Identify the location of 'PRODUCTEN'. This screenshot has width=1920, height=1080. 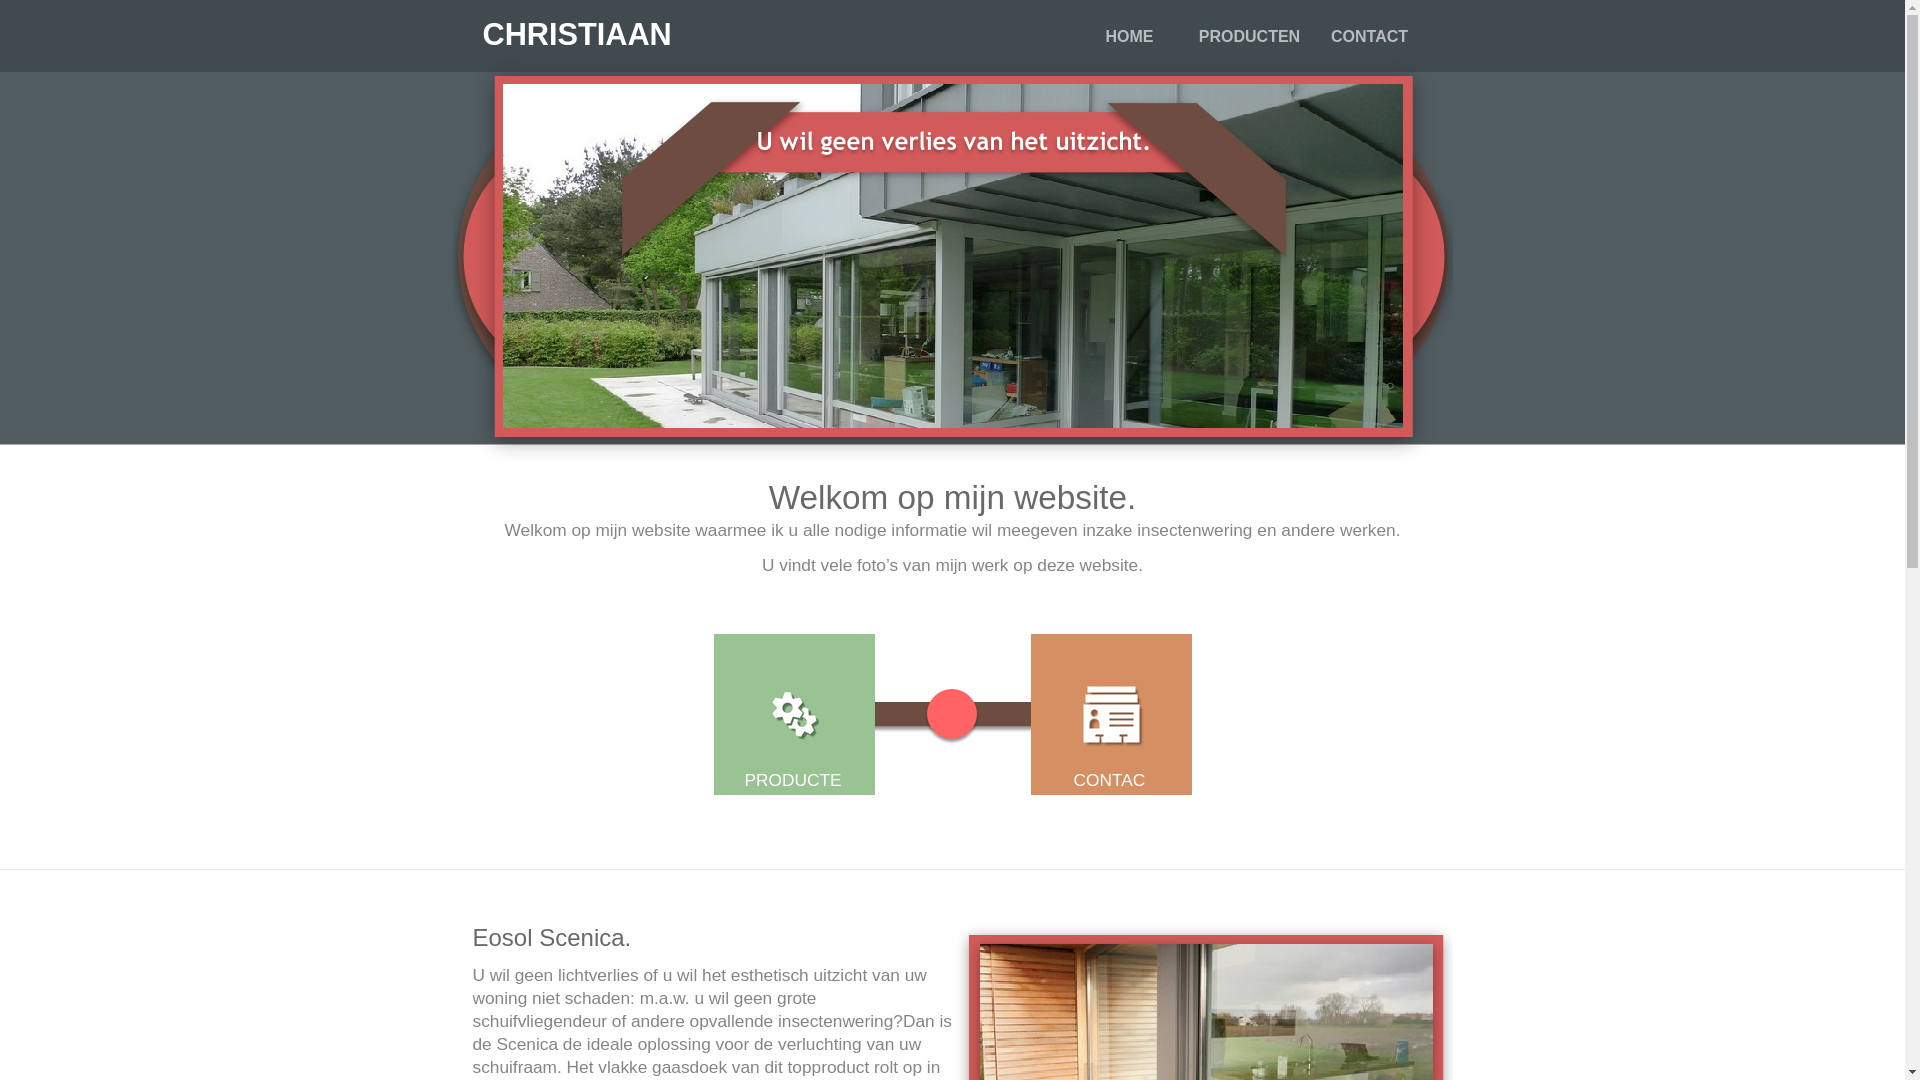
(791, 790).